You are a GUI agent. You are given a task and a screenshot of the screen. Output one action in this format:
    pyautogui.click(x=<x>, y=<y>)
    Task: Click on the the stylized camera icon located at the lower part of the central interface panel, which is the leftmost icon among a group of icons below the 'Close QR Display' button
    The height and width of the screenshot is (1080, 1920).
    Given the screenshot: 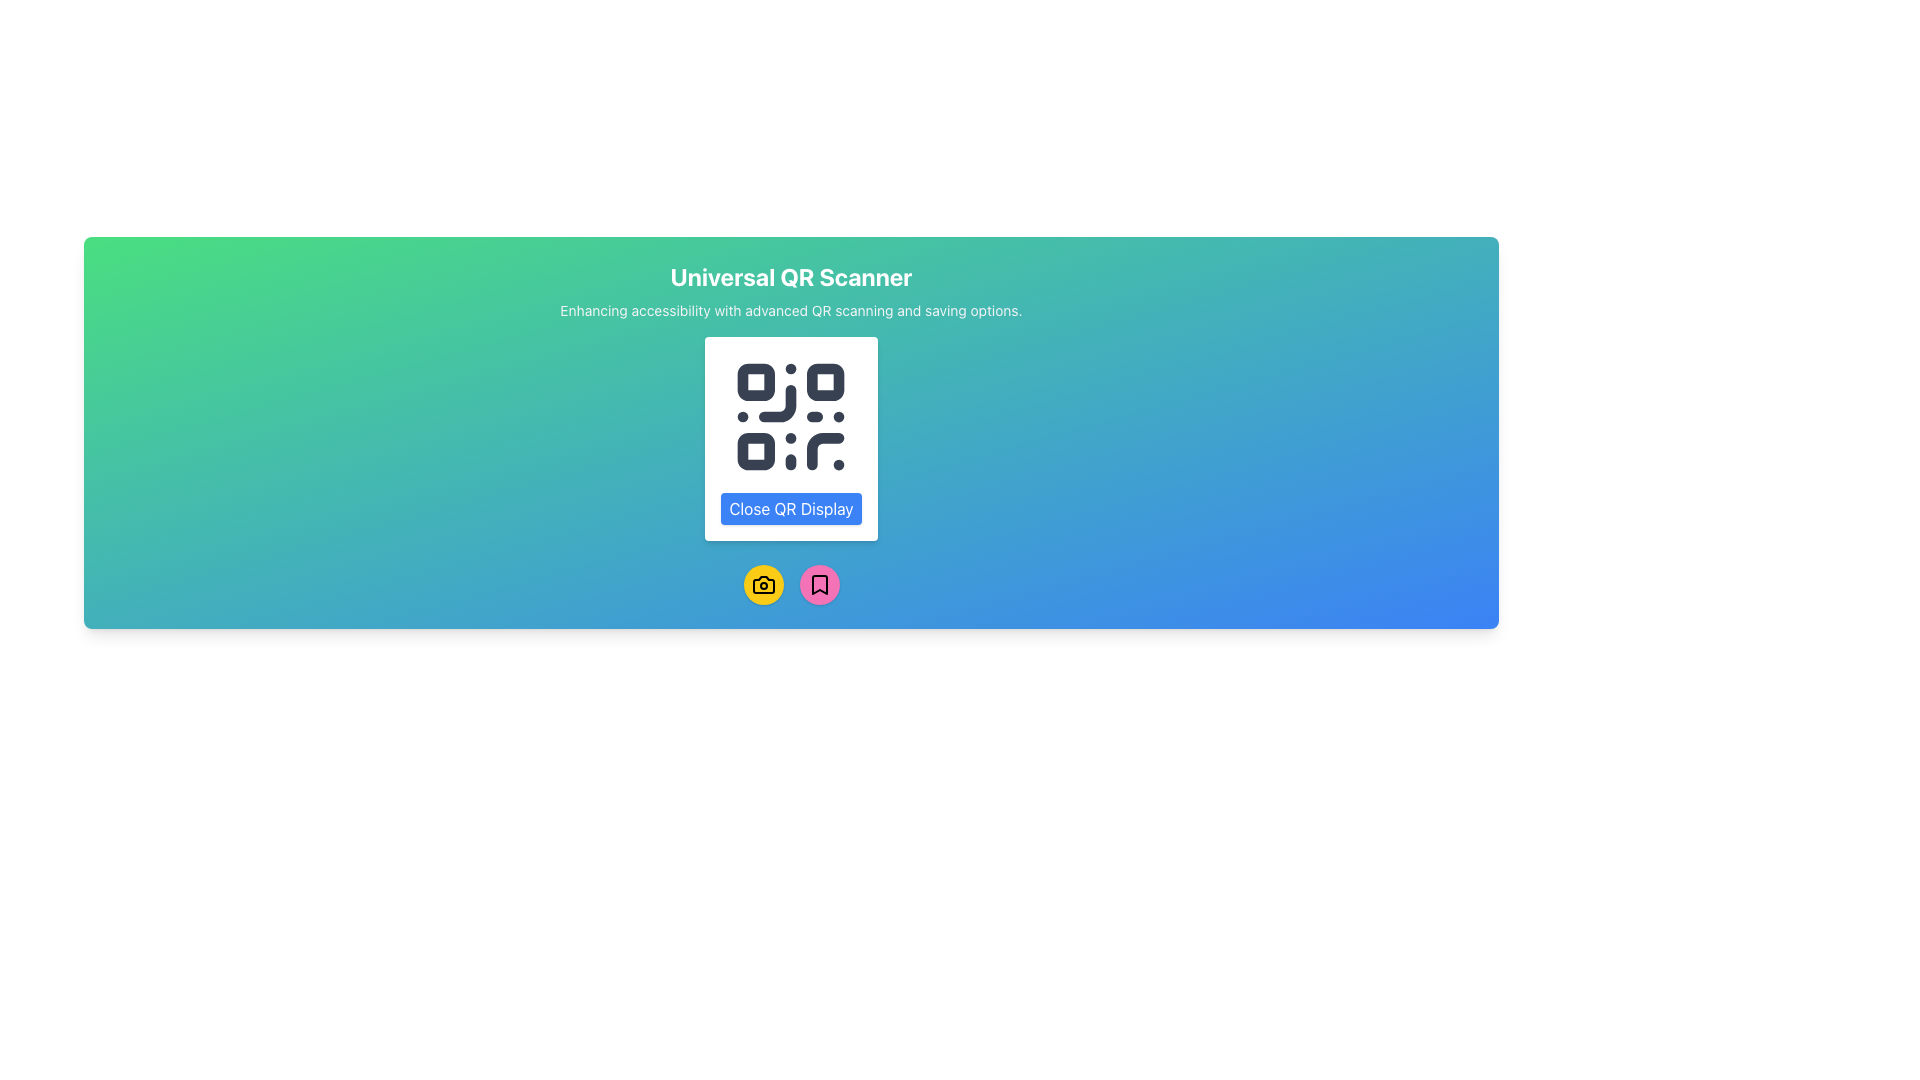 What is the action you would take?
    pyautogui.click(x=762, y=585)
    